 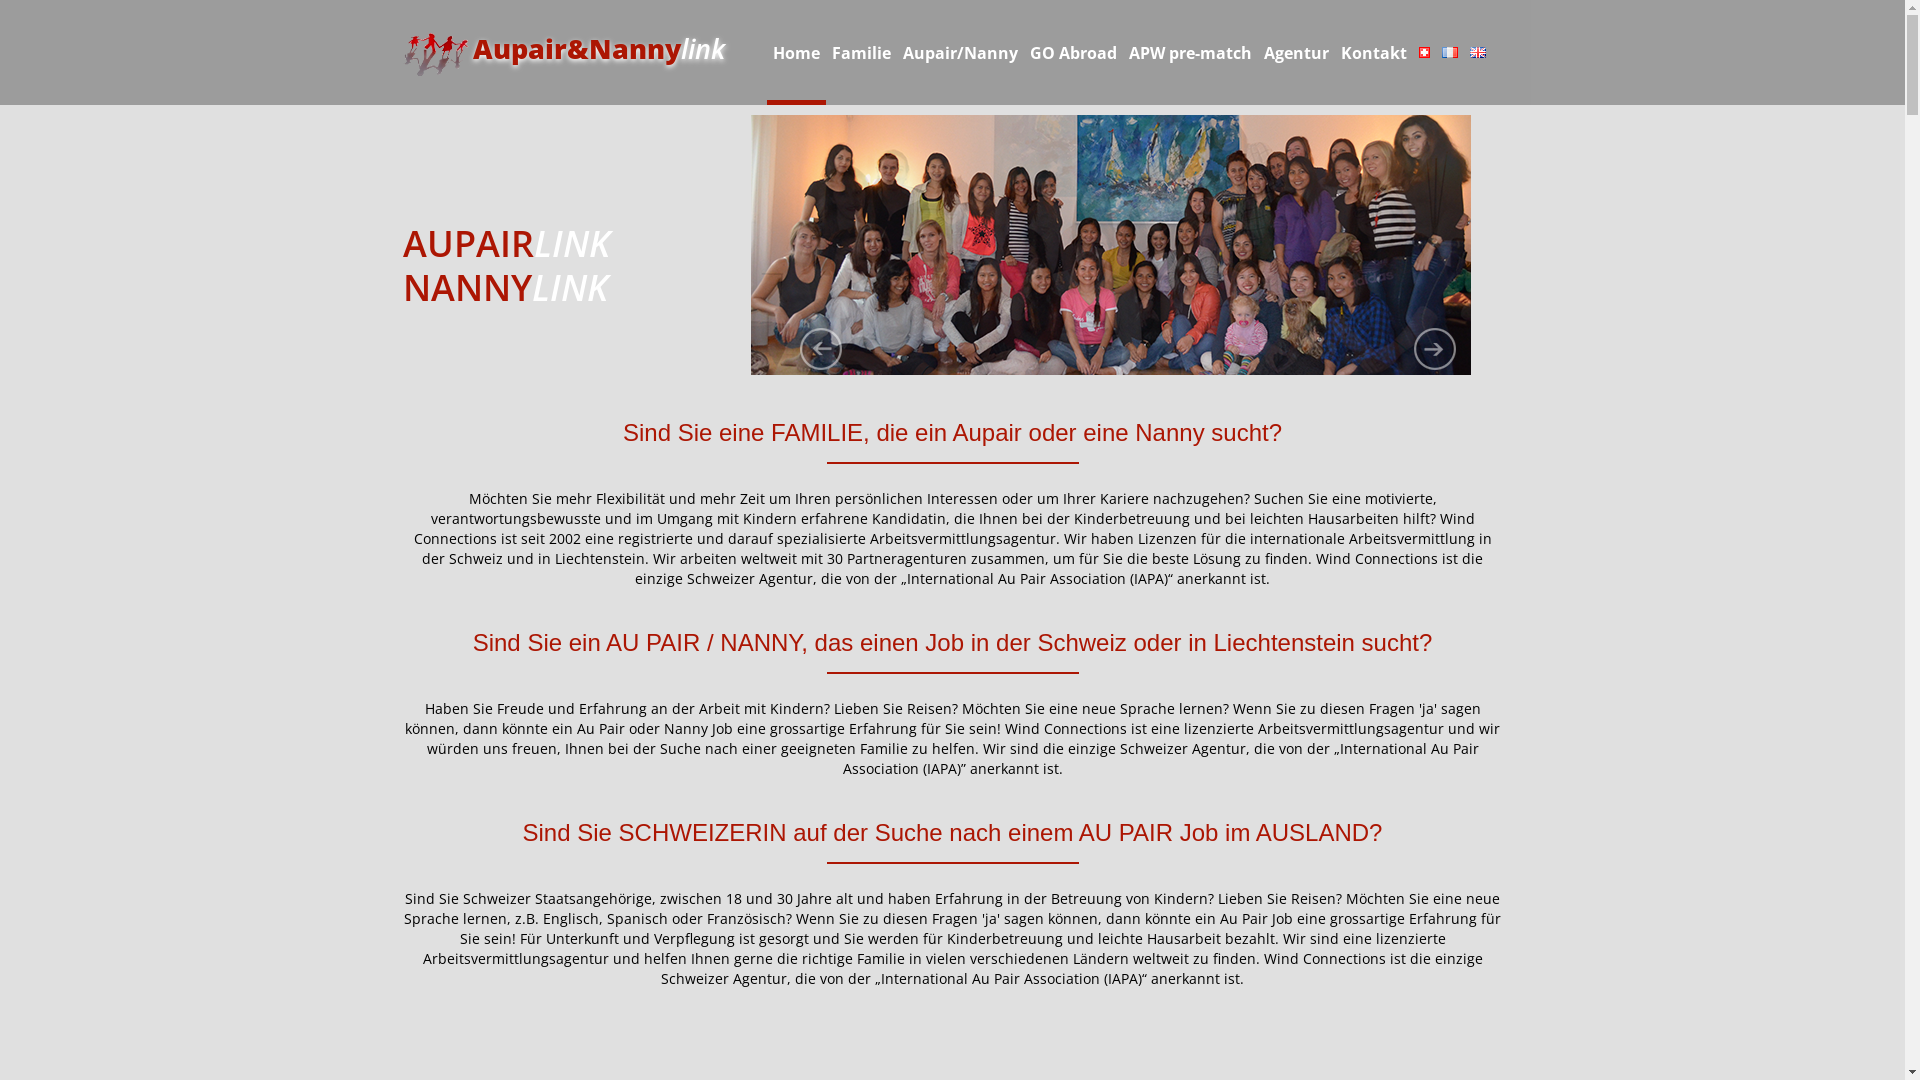 I want to click on 'Aupair/Nanny', so click(x=958, y=49).